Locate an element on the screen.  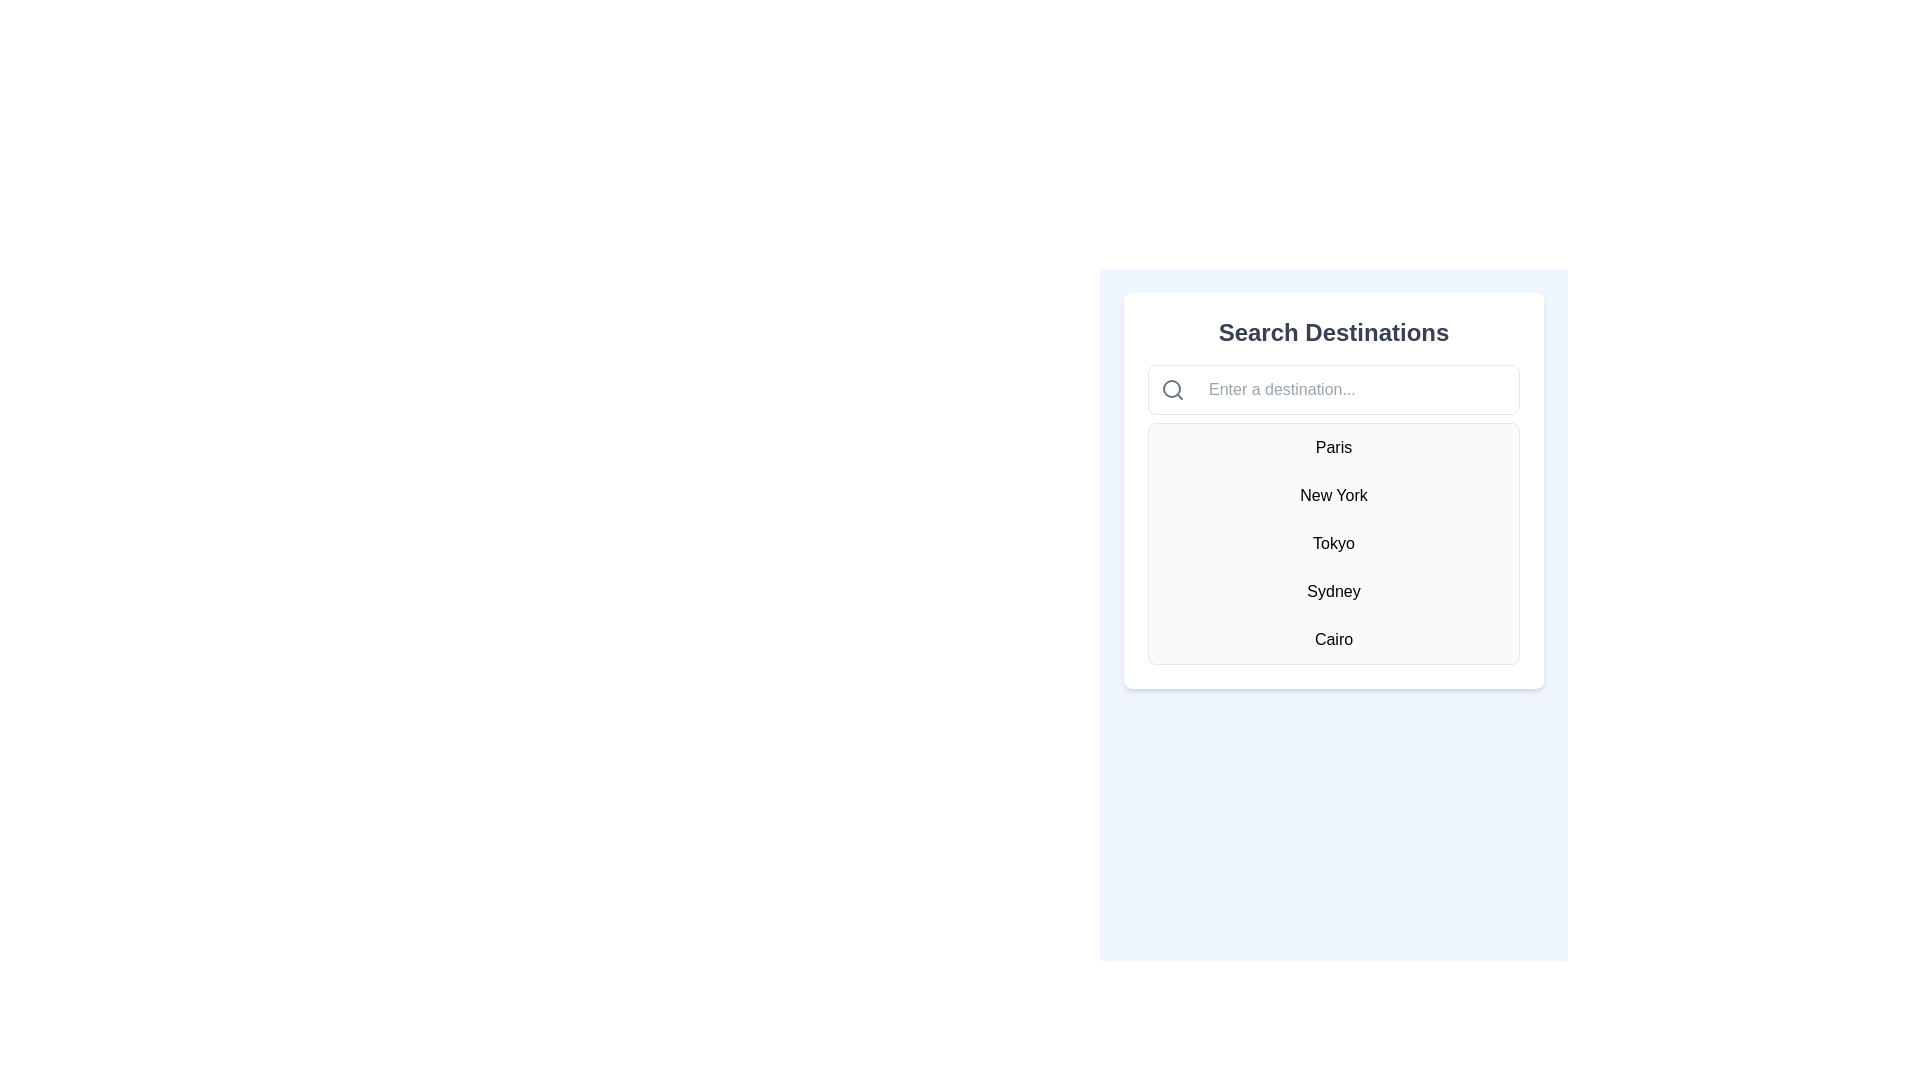
the text item displaying 'New York' located under 'Search Destinations' is located at coordinates (1334, 490).